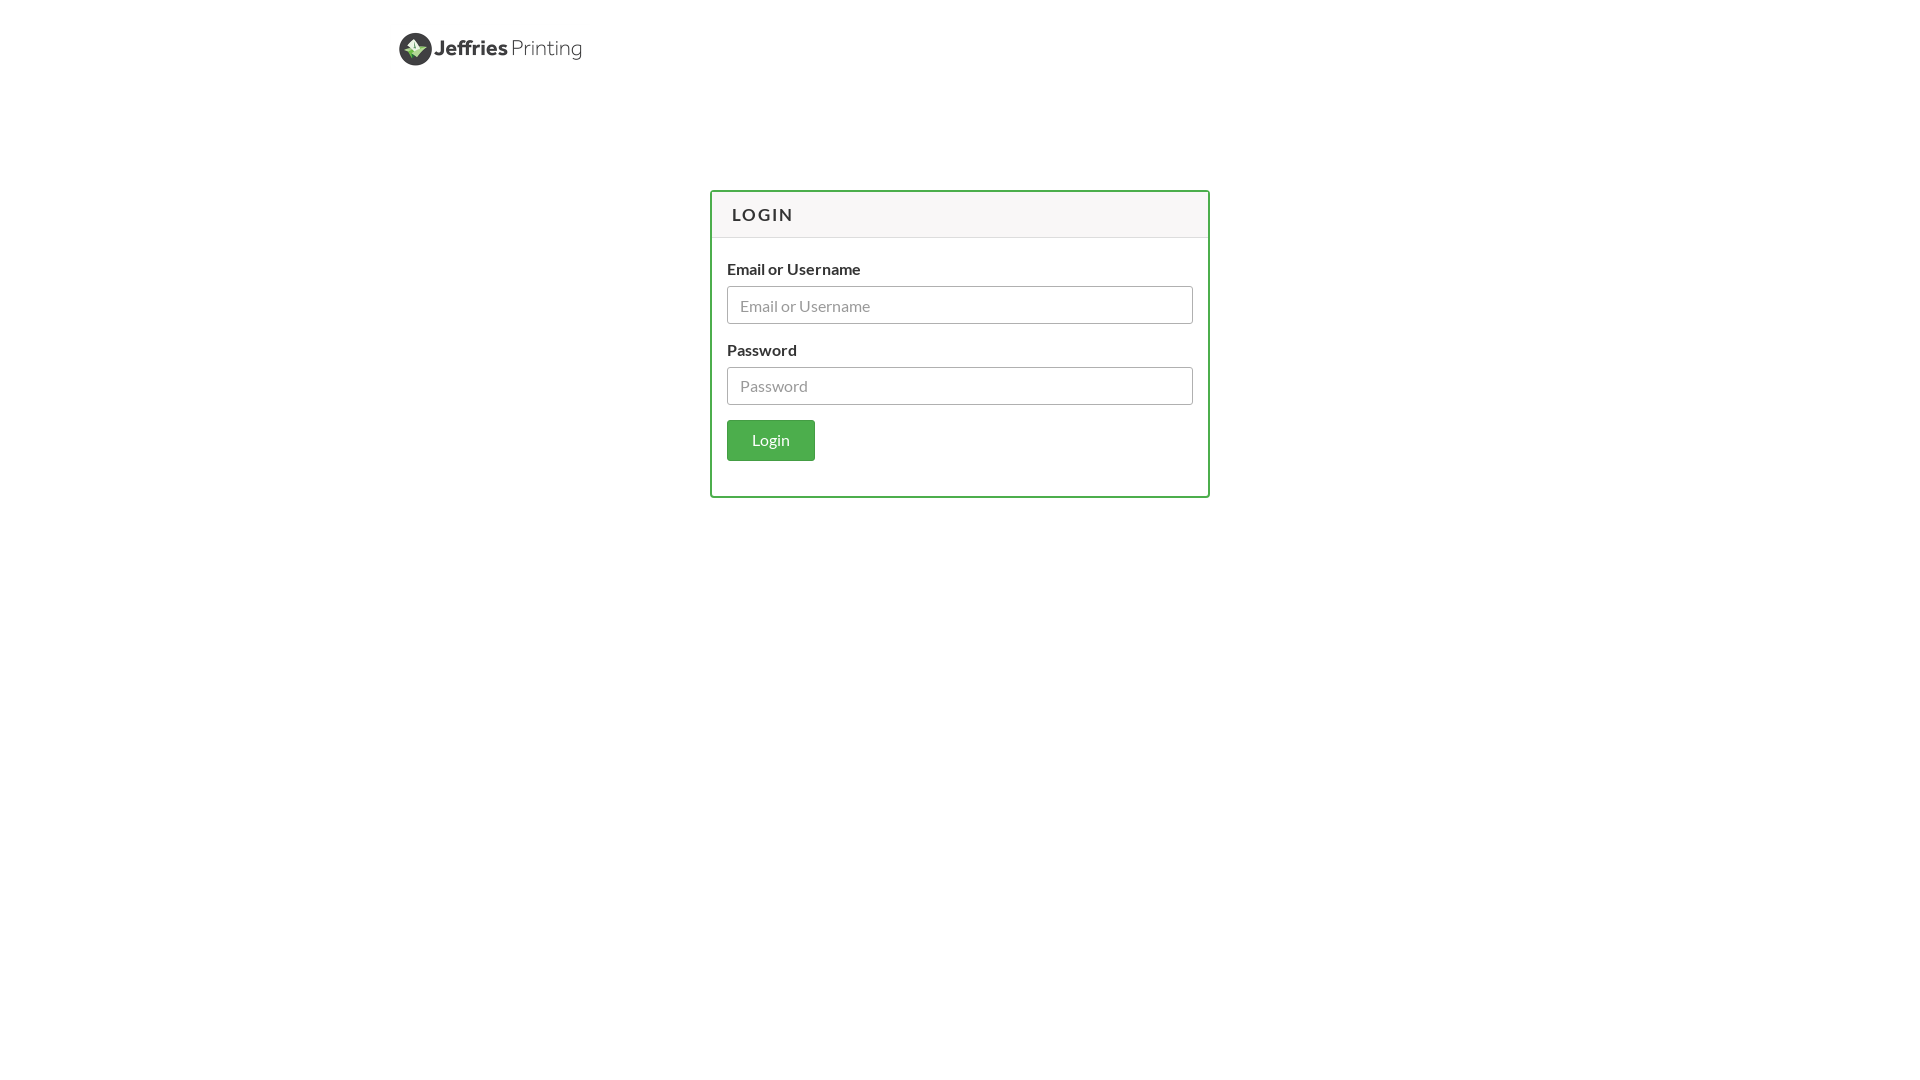 This screenshot has height=1080, width=1920. What do you see at coordinates (489, 48) in the screenshot?
I see `'Jeffries Printing'` at bounding box center [489, 48].